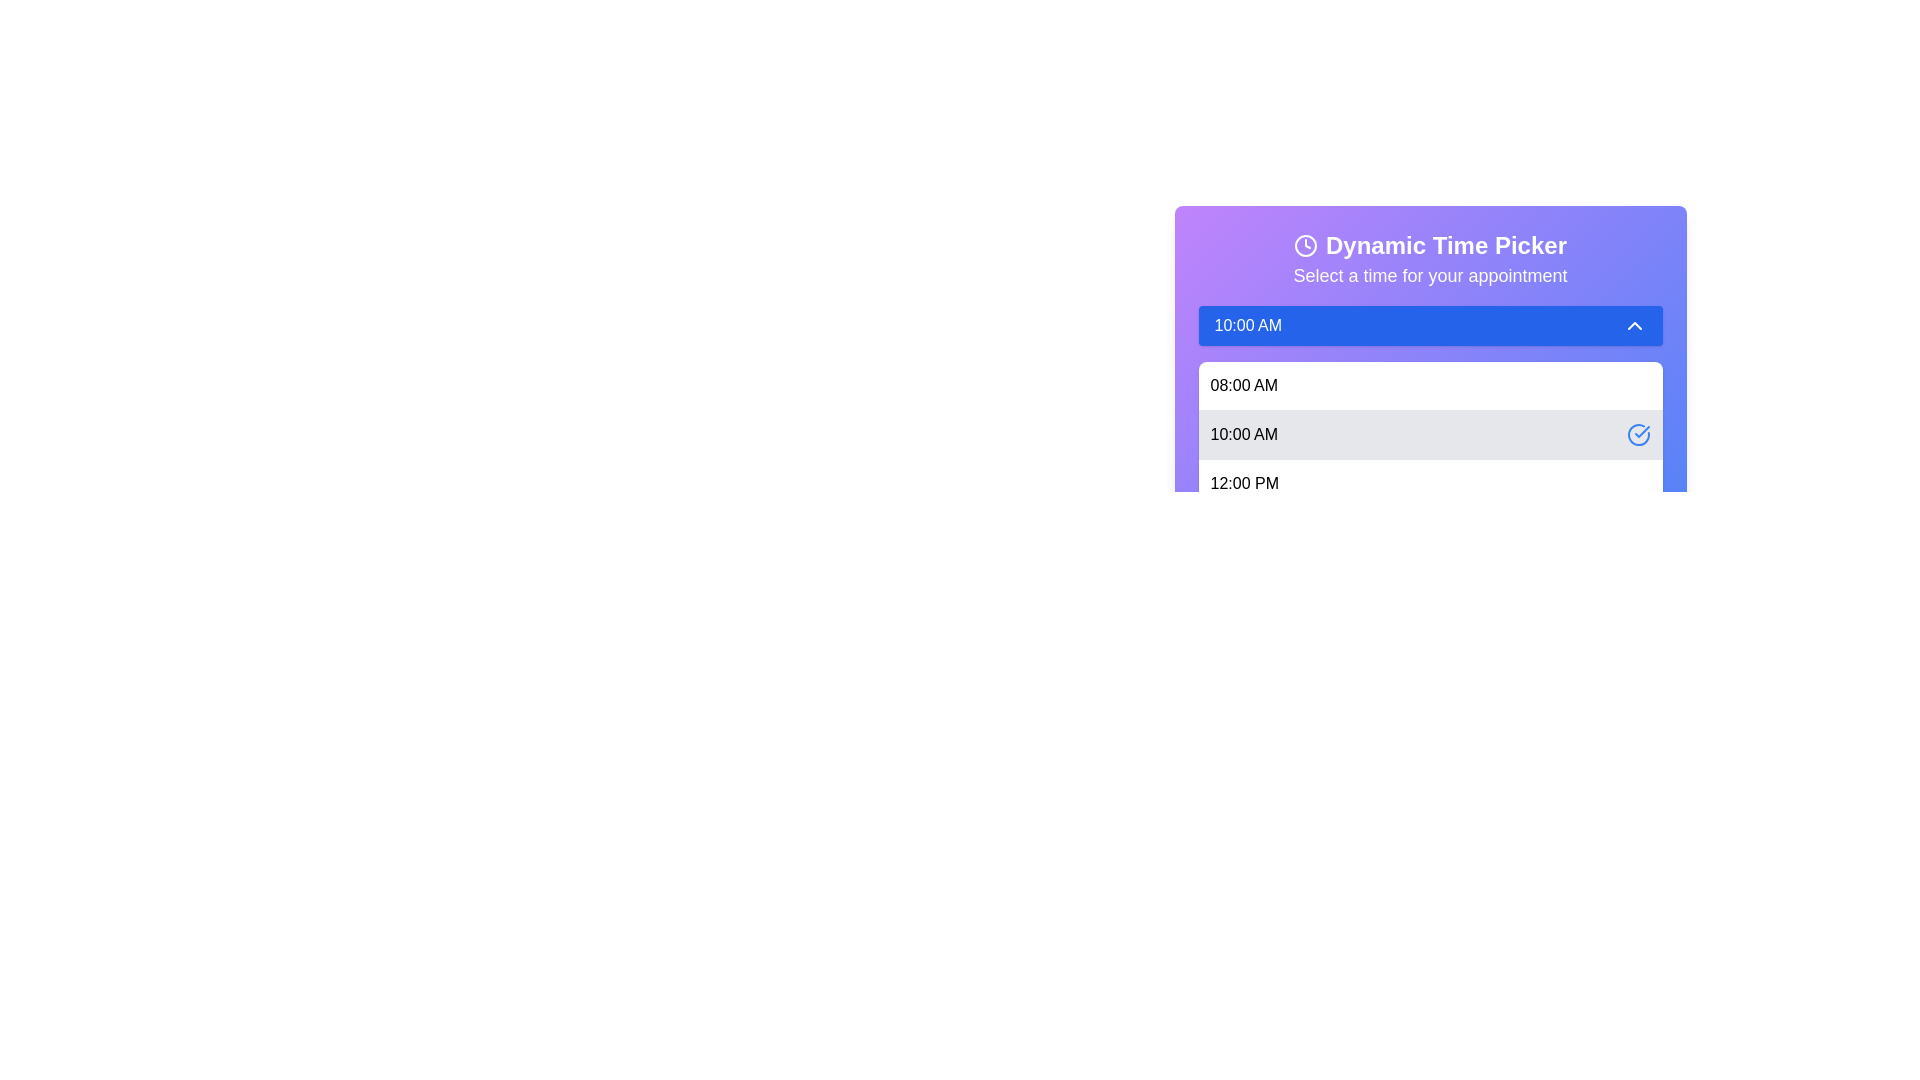 The width and height of the screenshot is (1920, 1080). What do you see at coordinates (1429, 459) in the screenshot?
I see `the second selectable time slot in the dropdown menu under the 'Dynamic Time Picker' heading` at bounding box center [1429, 459].